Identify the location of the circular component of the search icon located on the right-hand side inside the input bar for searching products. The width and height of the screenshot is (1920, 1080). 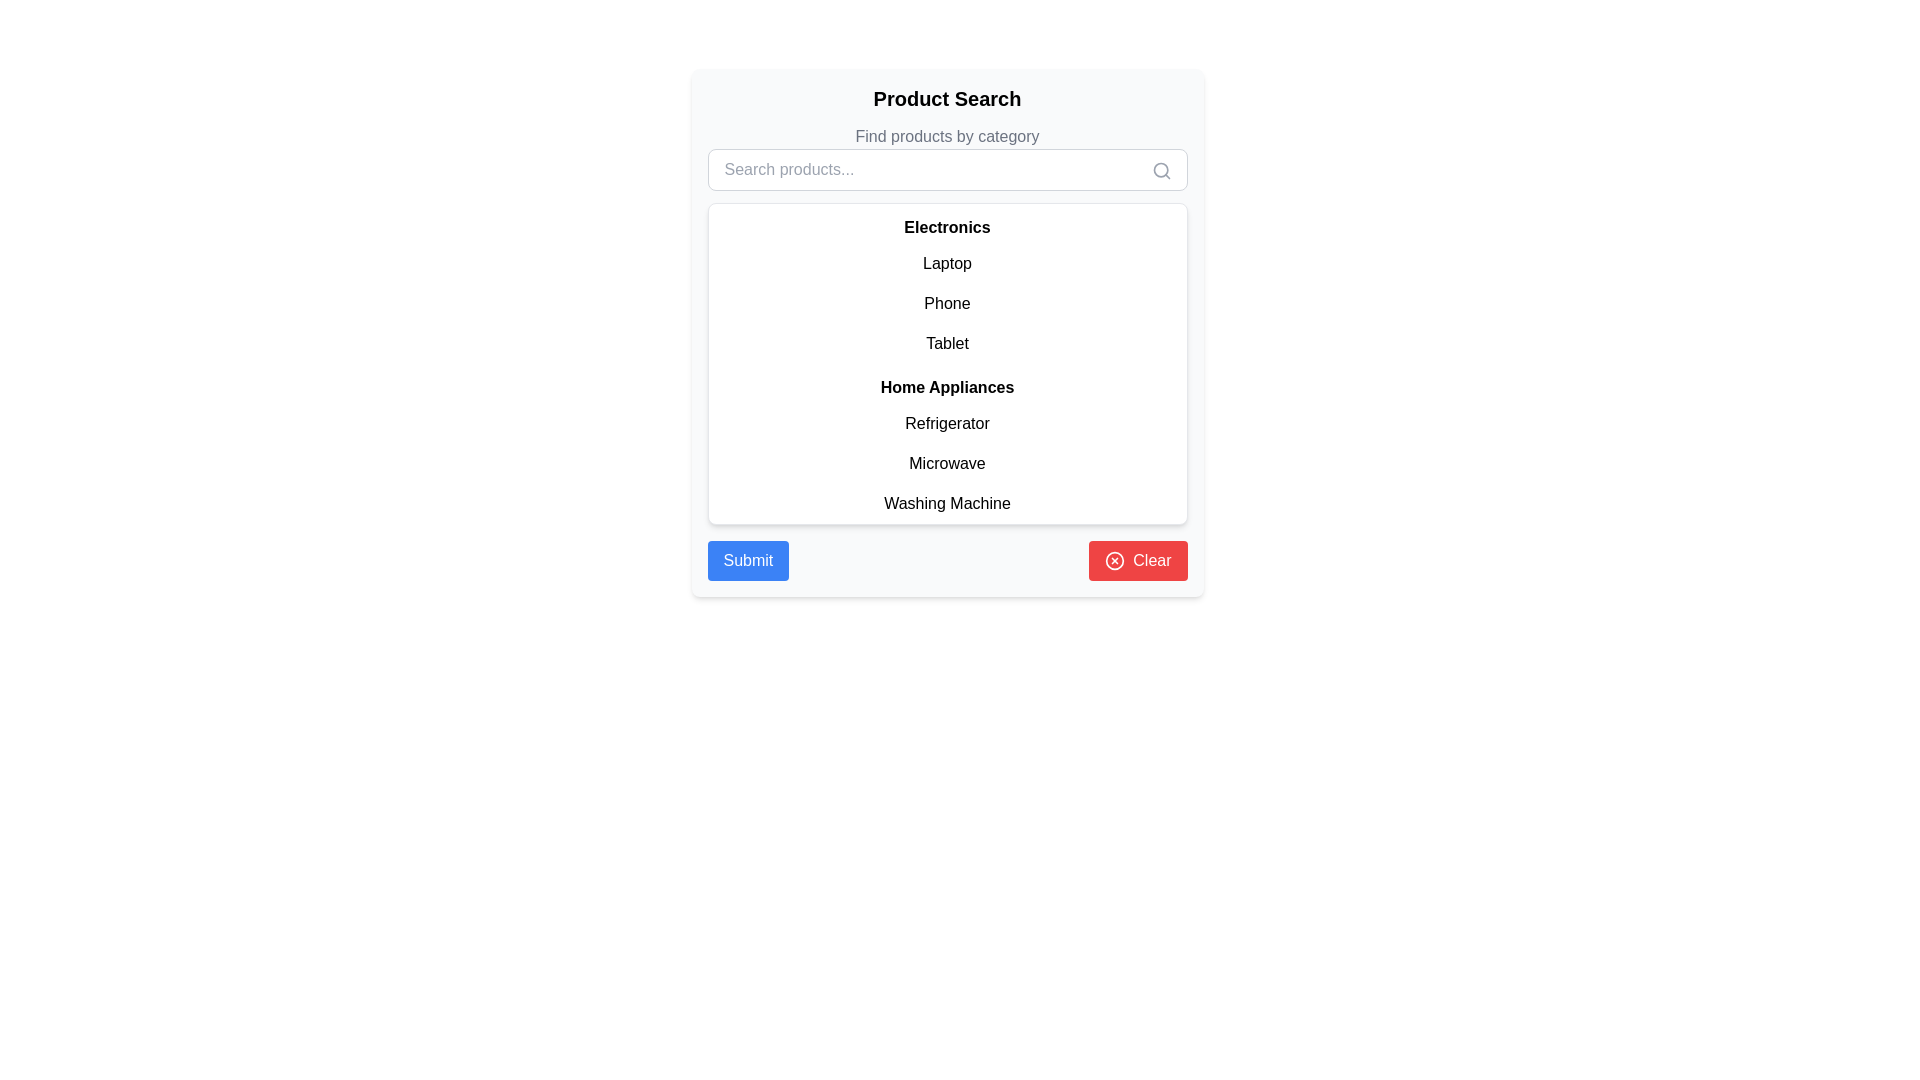
(1160, 169).